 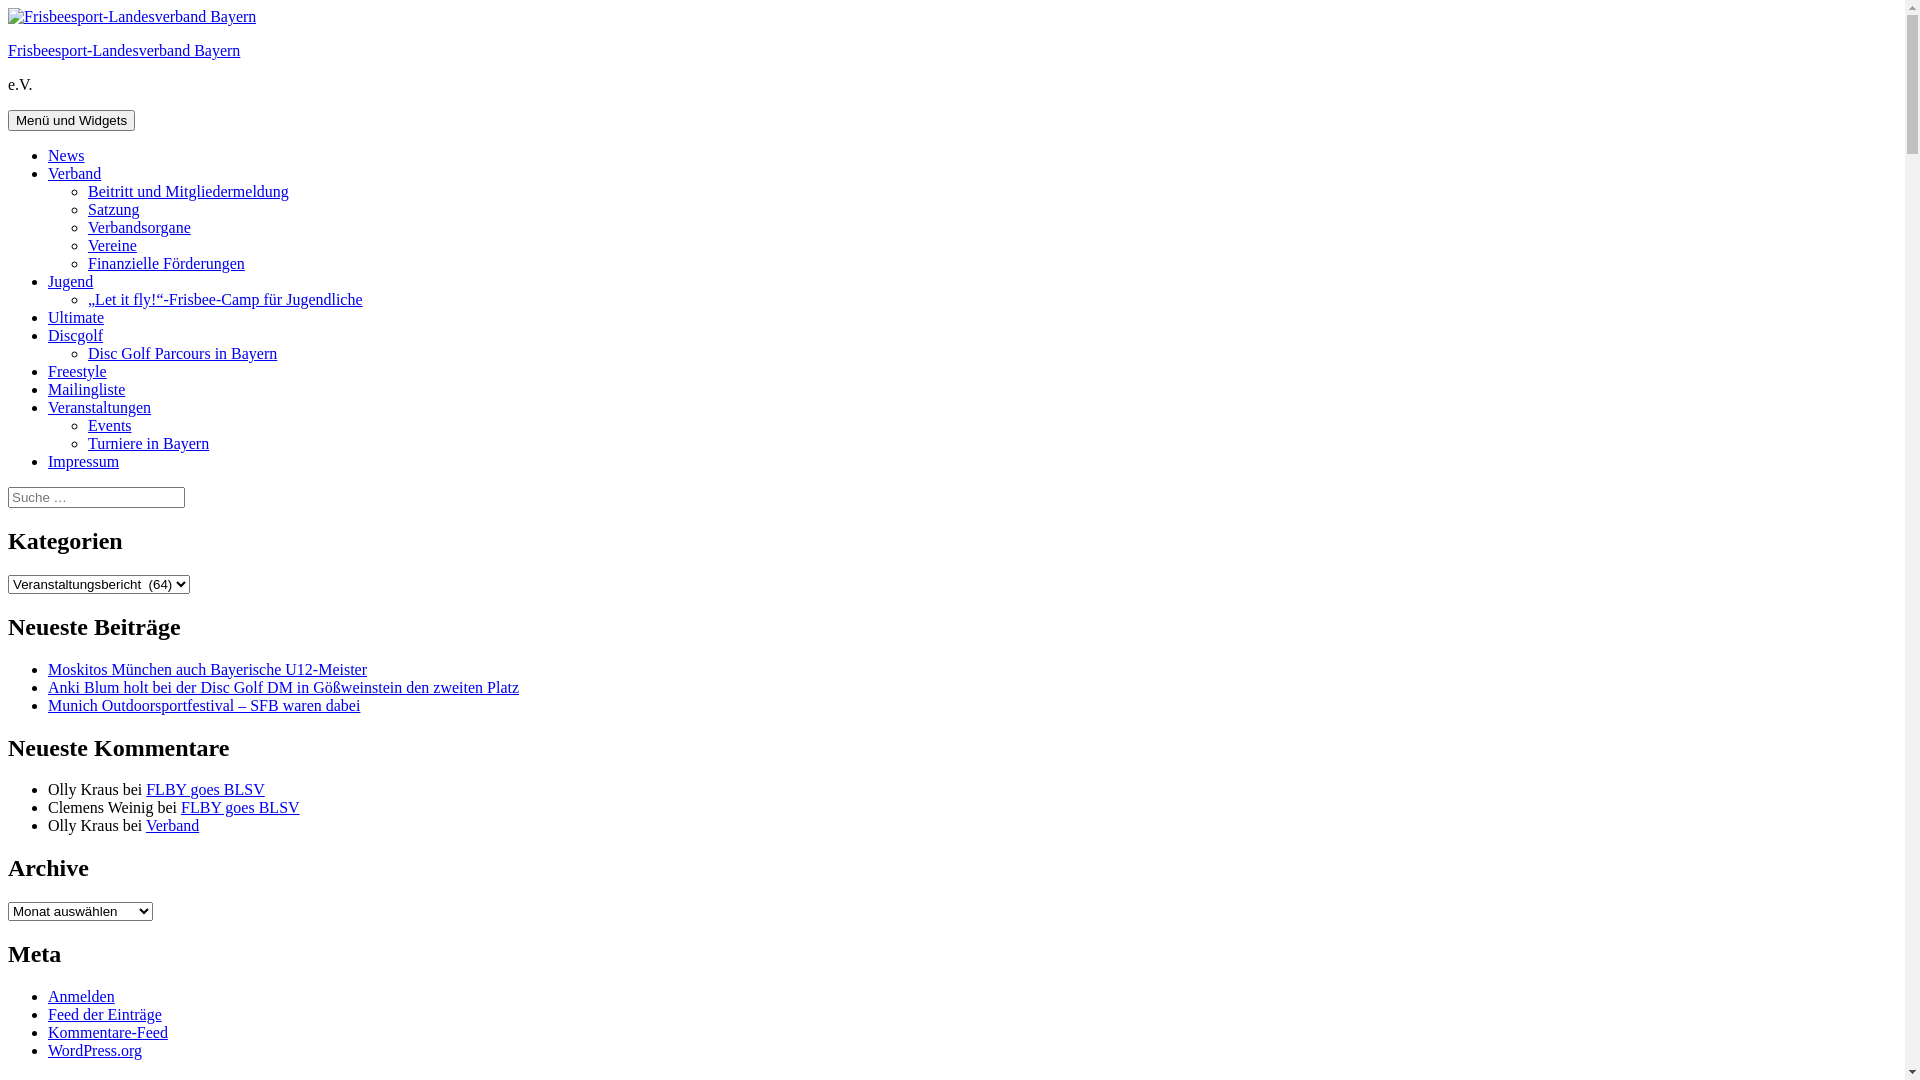 What do you see at coordinates (74, 172) in the screenshot?
I see `'Verband'` at bounding box center [74, 172].